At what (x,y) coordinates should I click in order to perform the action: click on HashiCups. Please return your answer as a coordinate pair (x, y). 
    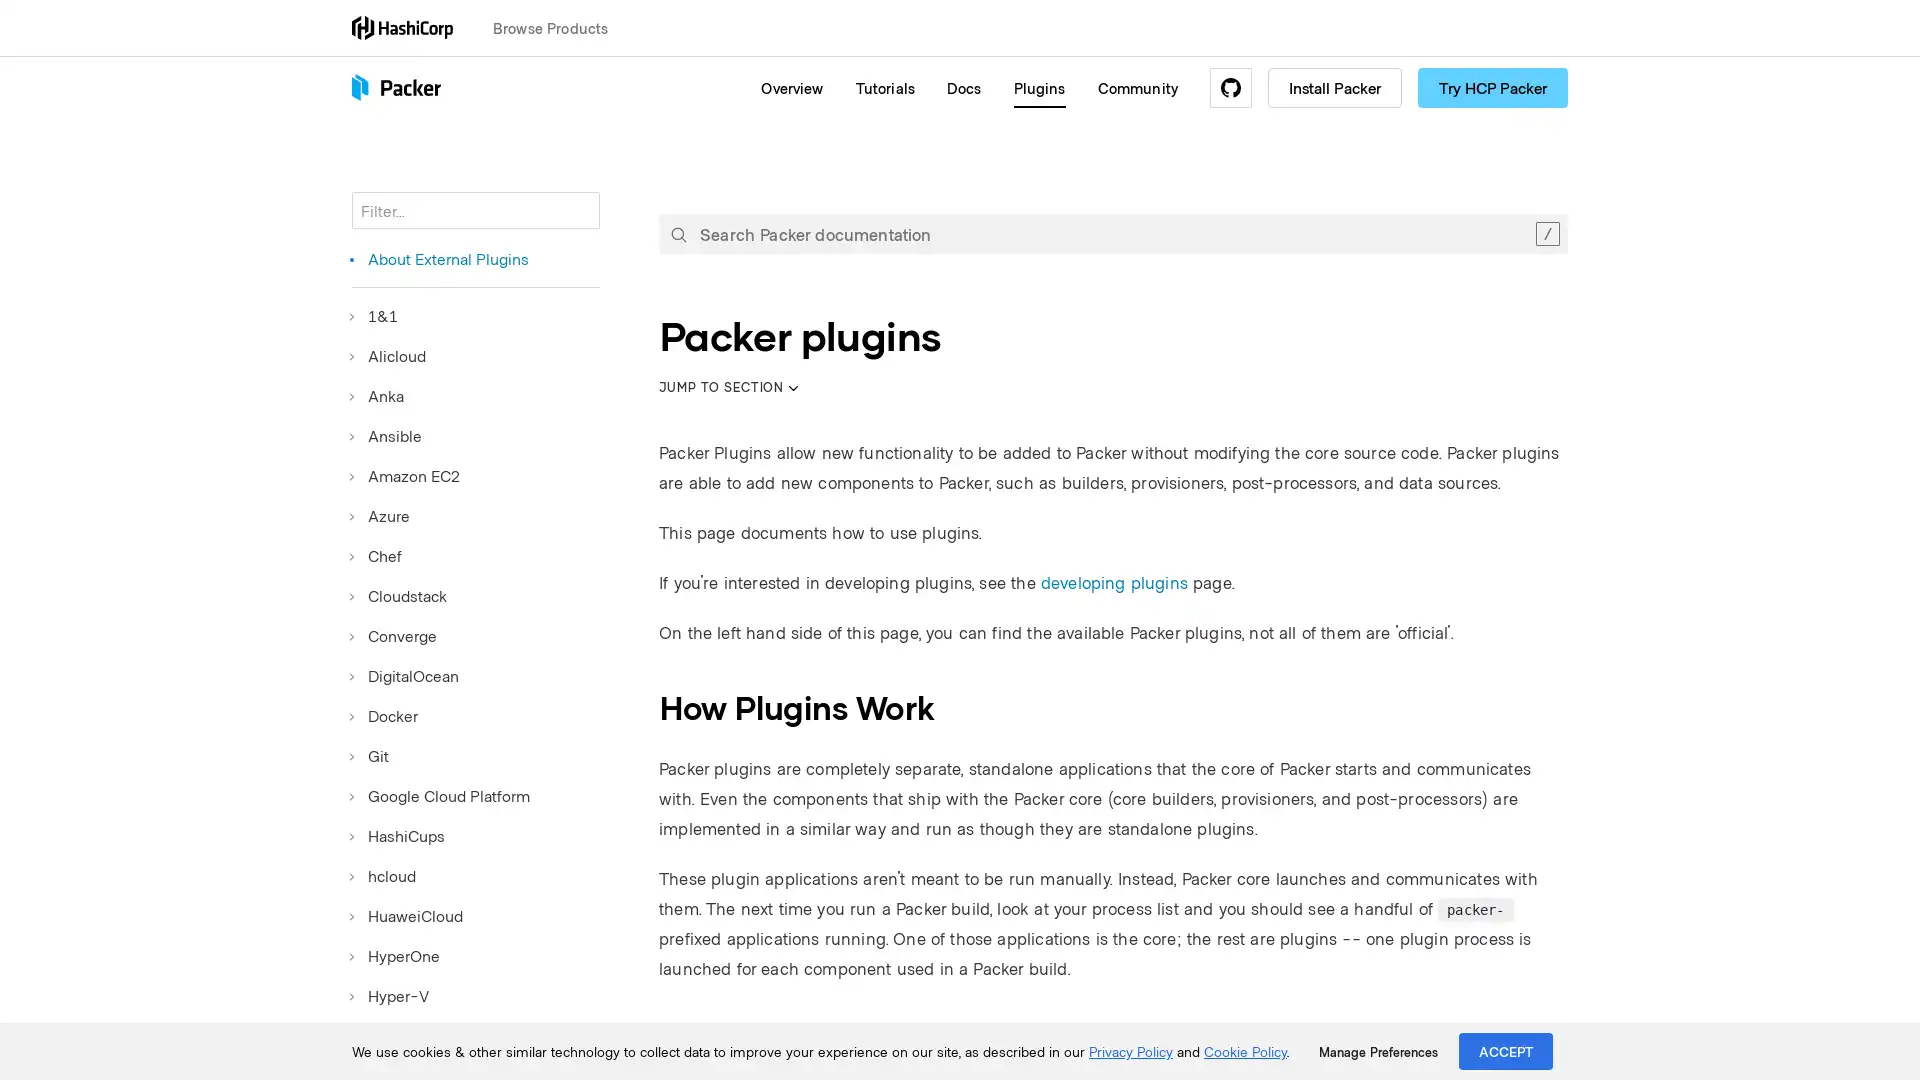
    Looking at the image, I should click on (398, 836).